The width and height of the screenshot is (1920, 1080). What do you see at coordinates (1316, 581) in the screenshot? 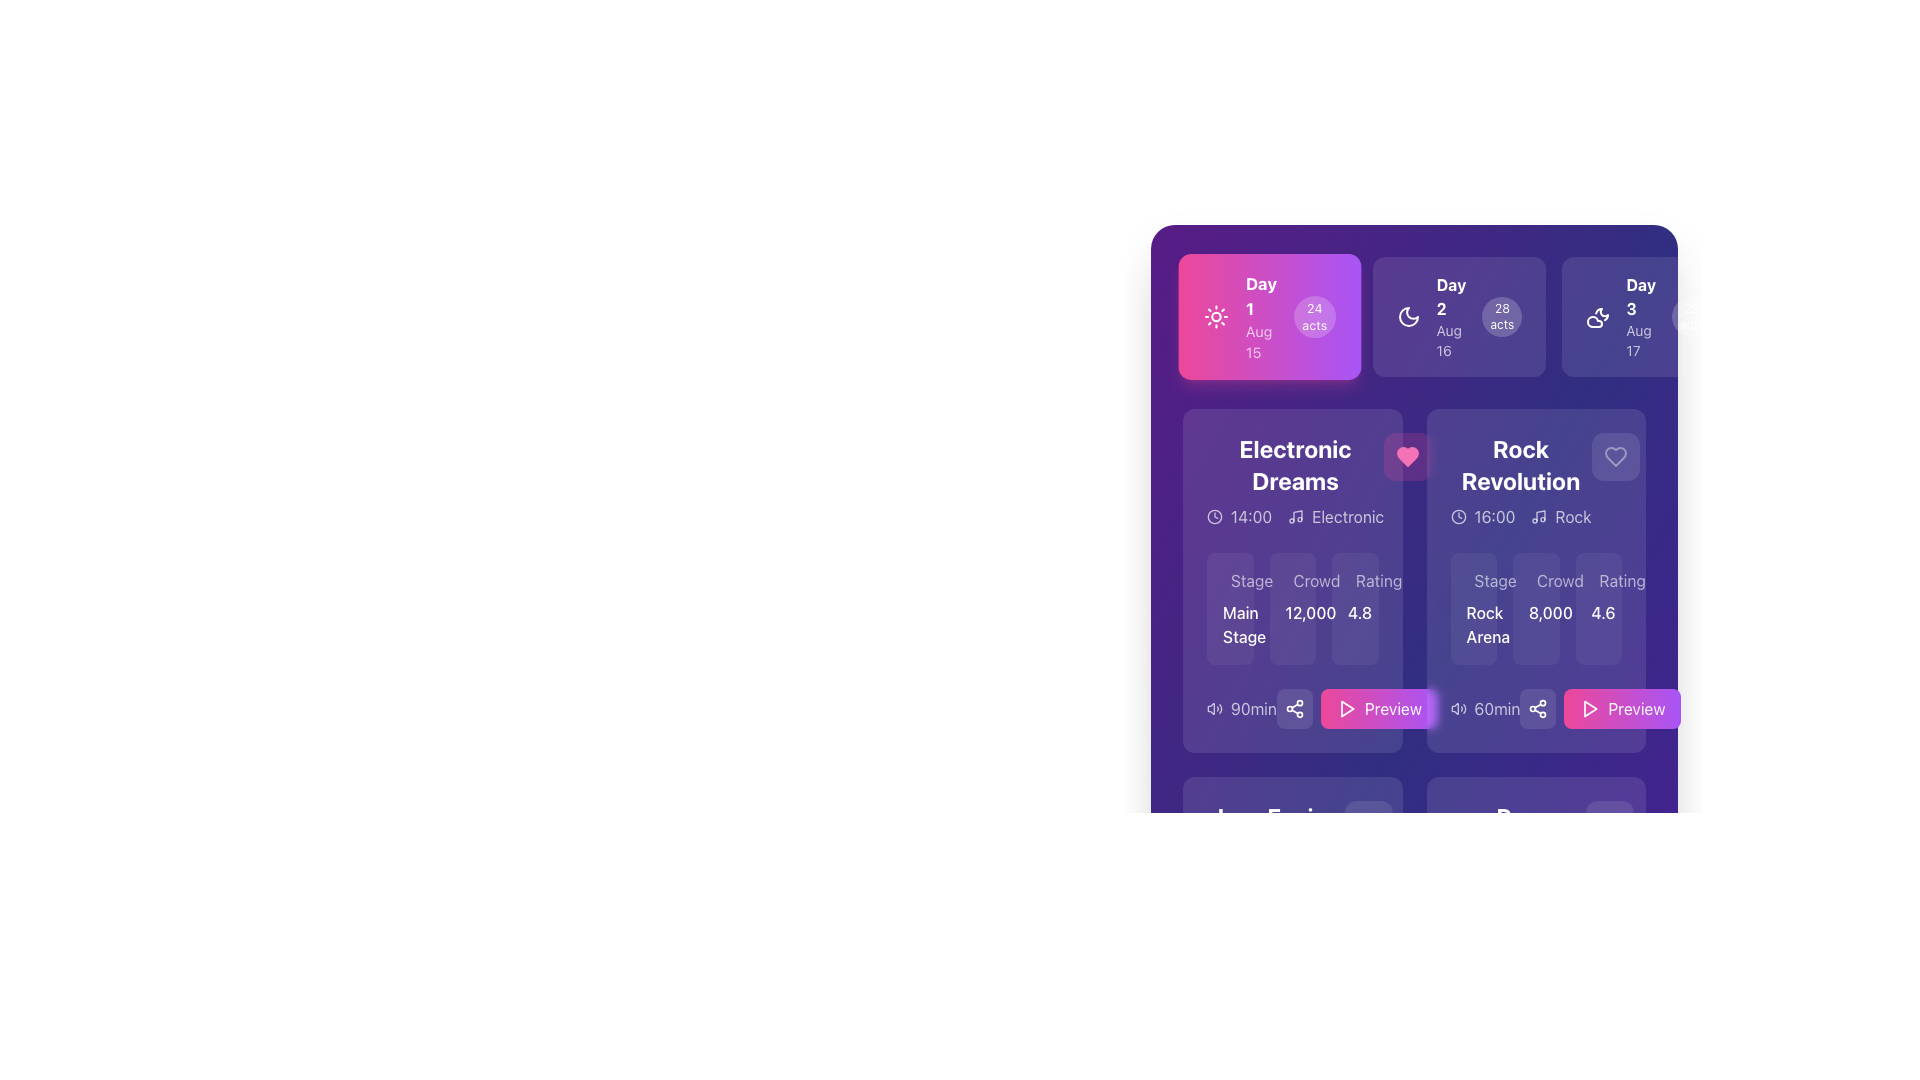
I see `the Text Label indicating the expected crowd or number of attendees in the 'Electronic Dreams' section, positioned below the 'Electronic Dreams' header and aligned with the 'Stage' and 'Rating' labels` at bounding box center [1316, 581].